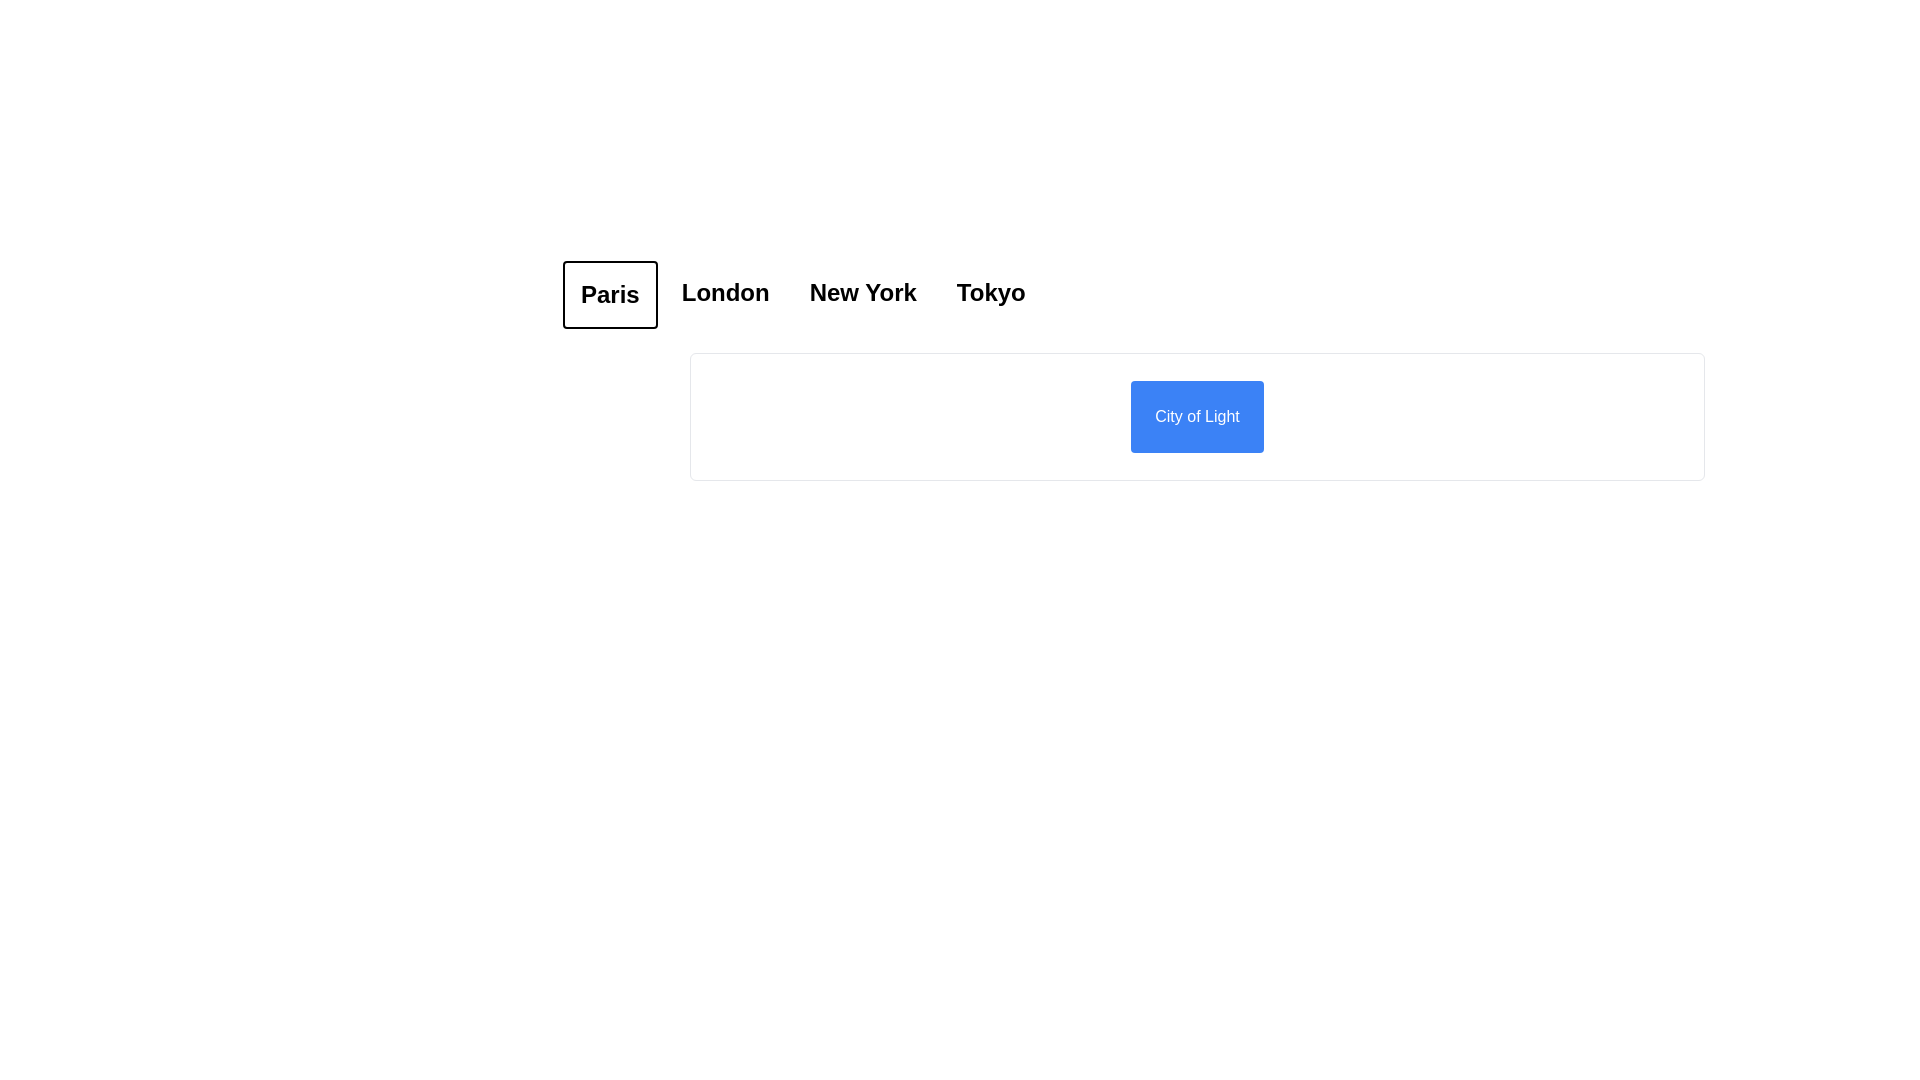 The width and height of the screenshot is (1920, 1080). Describe the element at coordinates (609, 294) in the screenshot. I see `the selectable label option representing 'Paris'` at that location.